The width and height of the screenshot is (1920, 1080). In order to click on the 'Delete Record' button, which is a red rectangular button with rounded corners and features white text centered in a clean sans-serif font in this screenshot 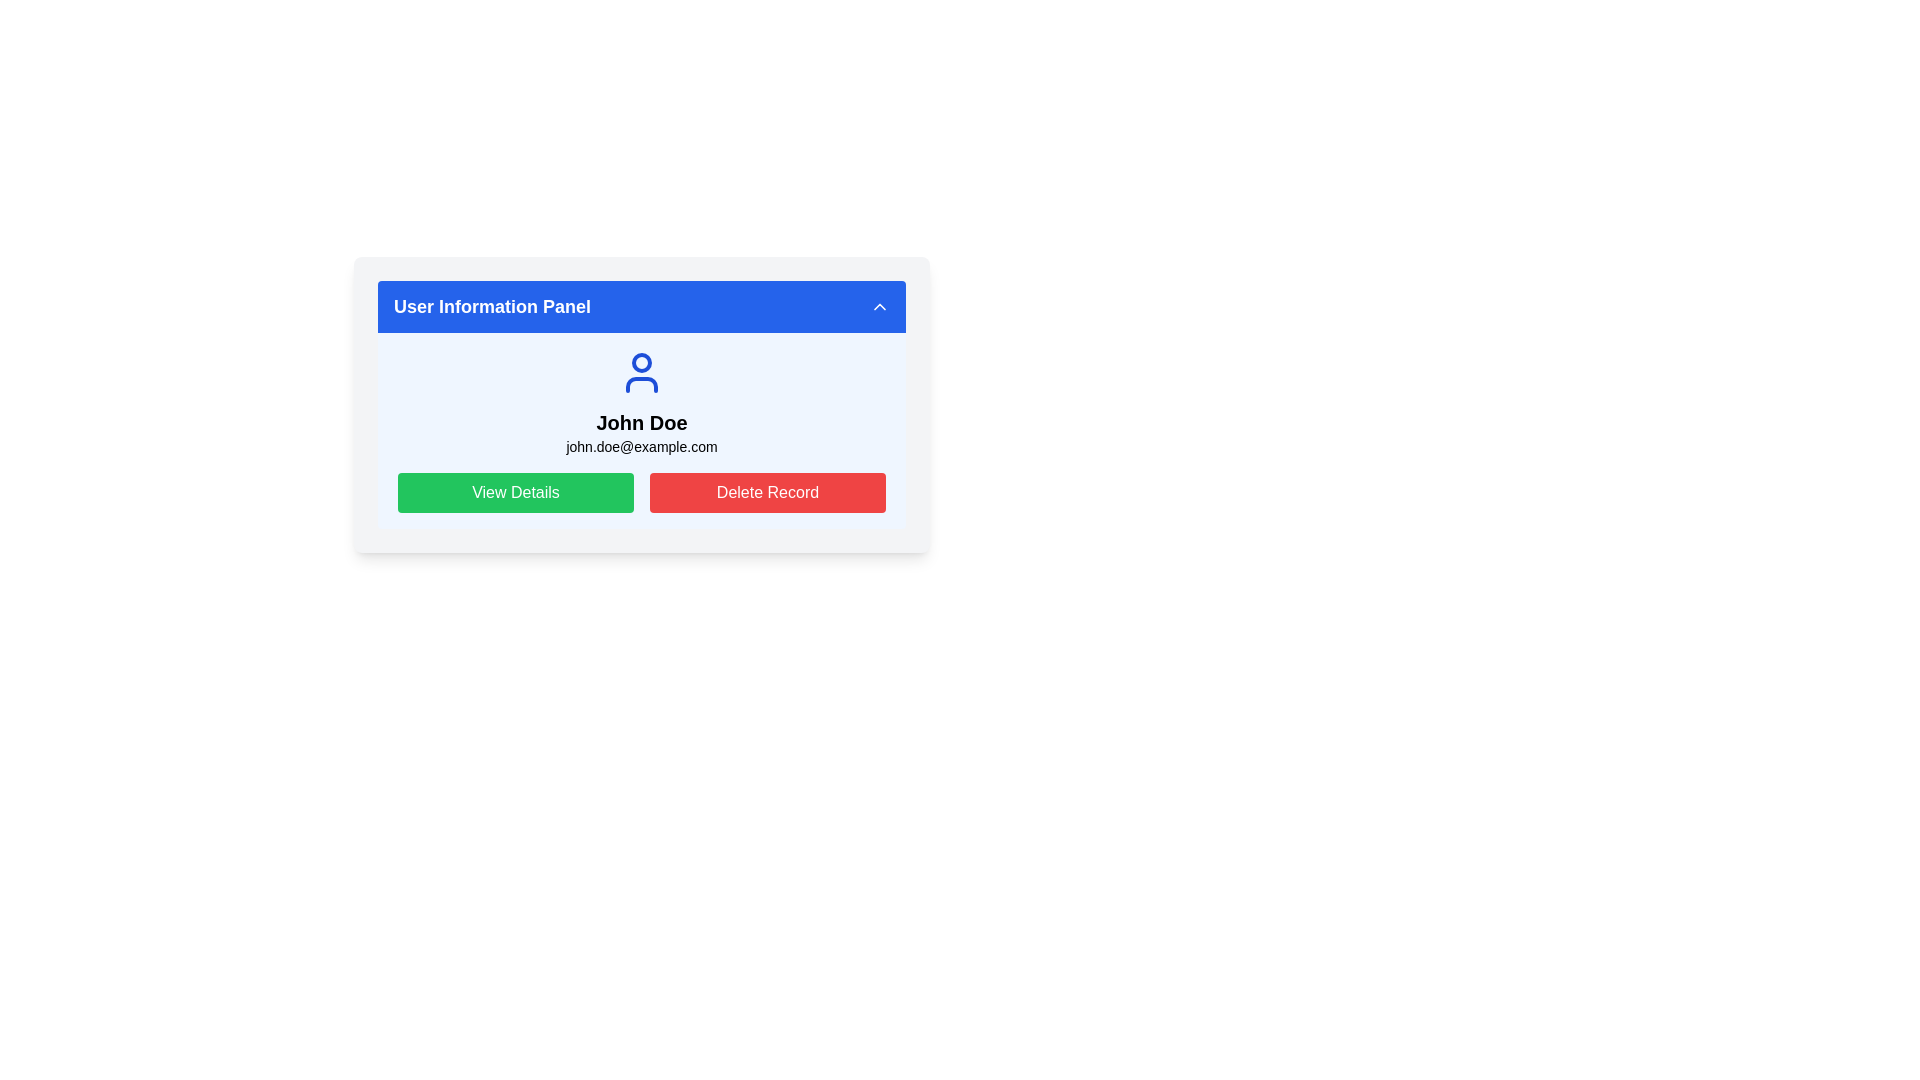, I will do `click(767, 493)`.